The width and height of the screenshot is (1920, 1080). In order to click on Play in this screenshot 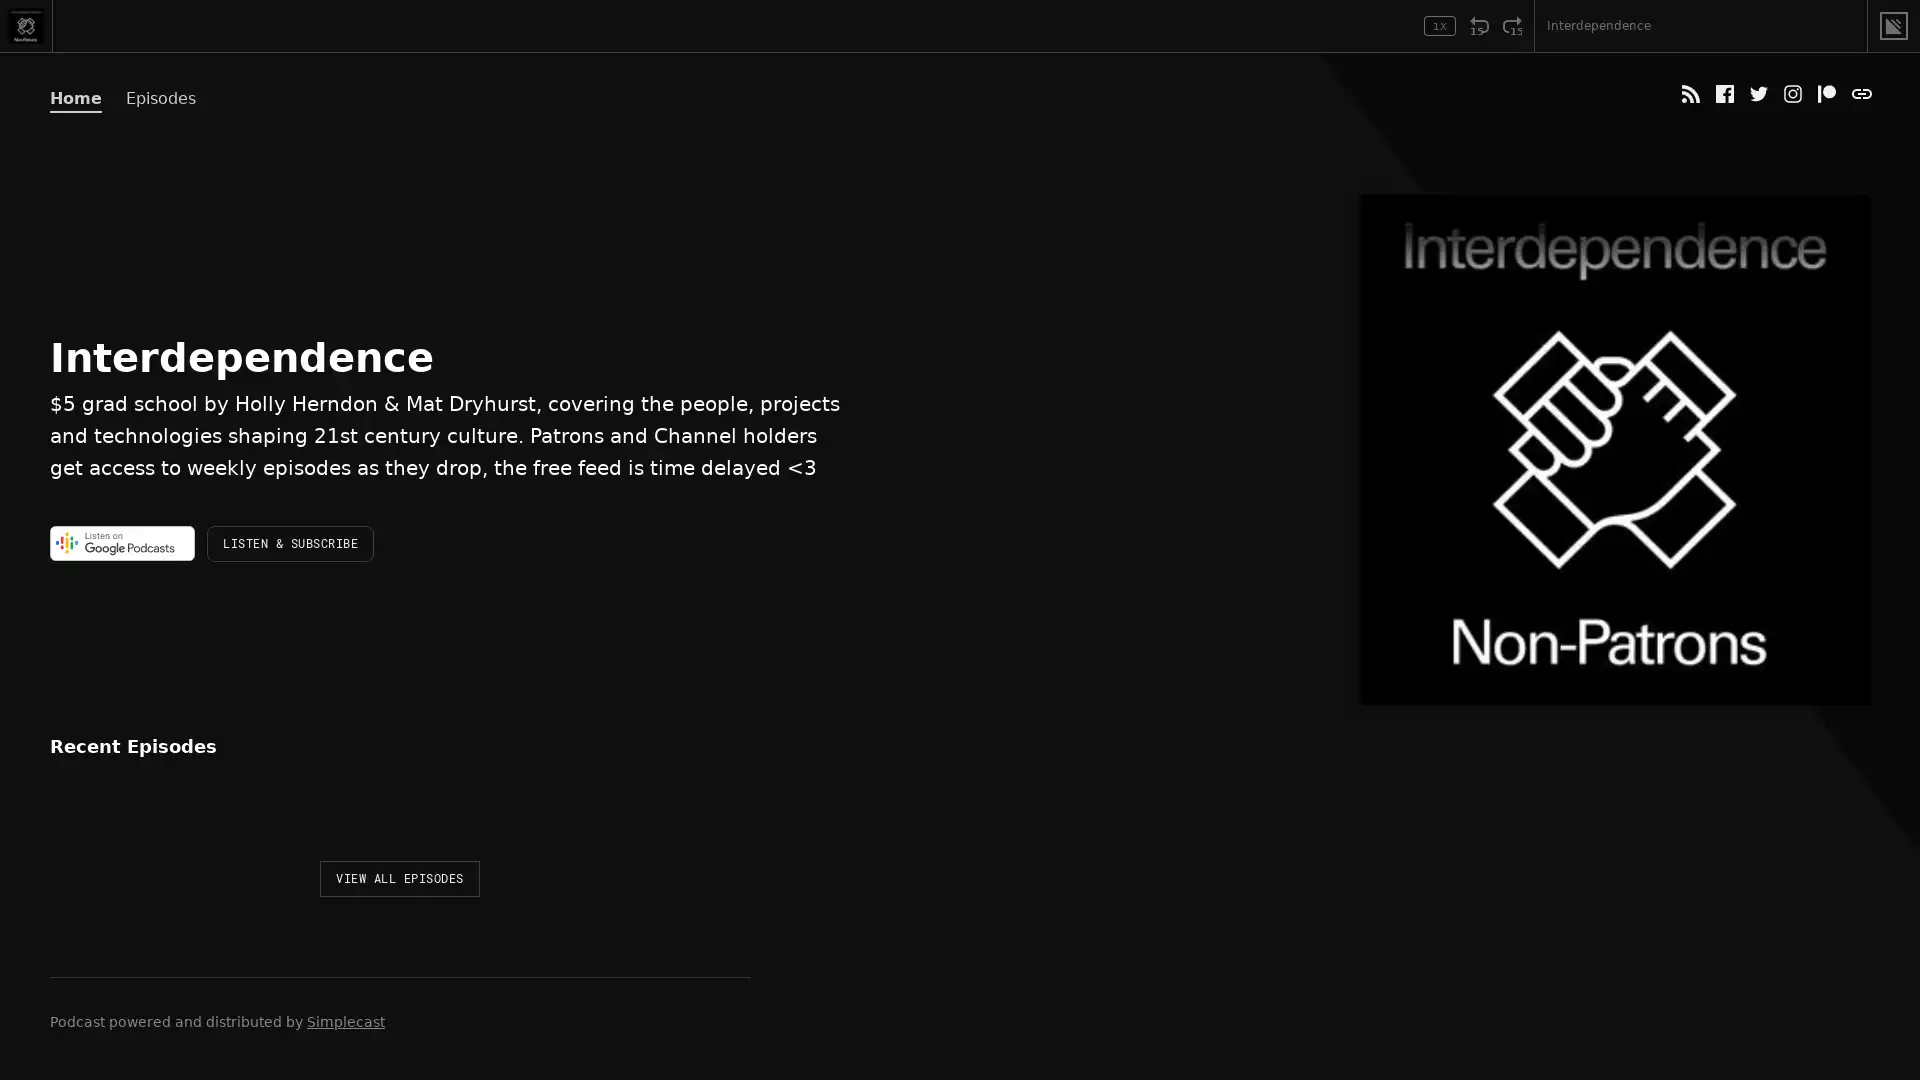, I will do `click(73, 958)`.